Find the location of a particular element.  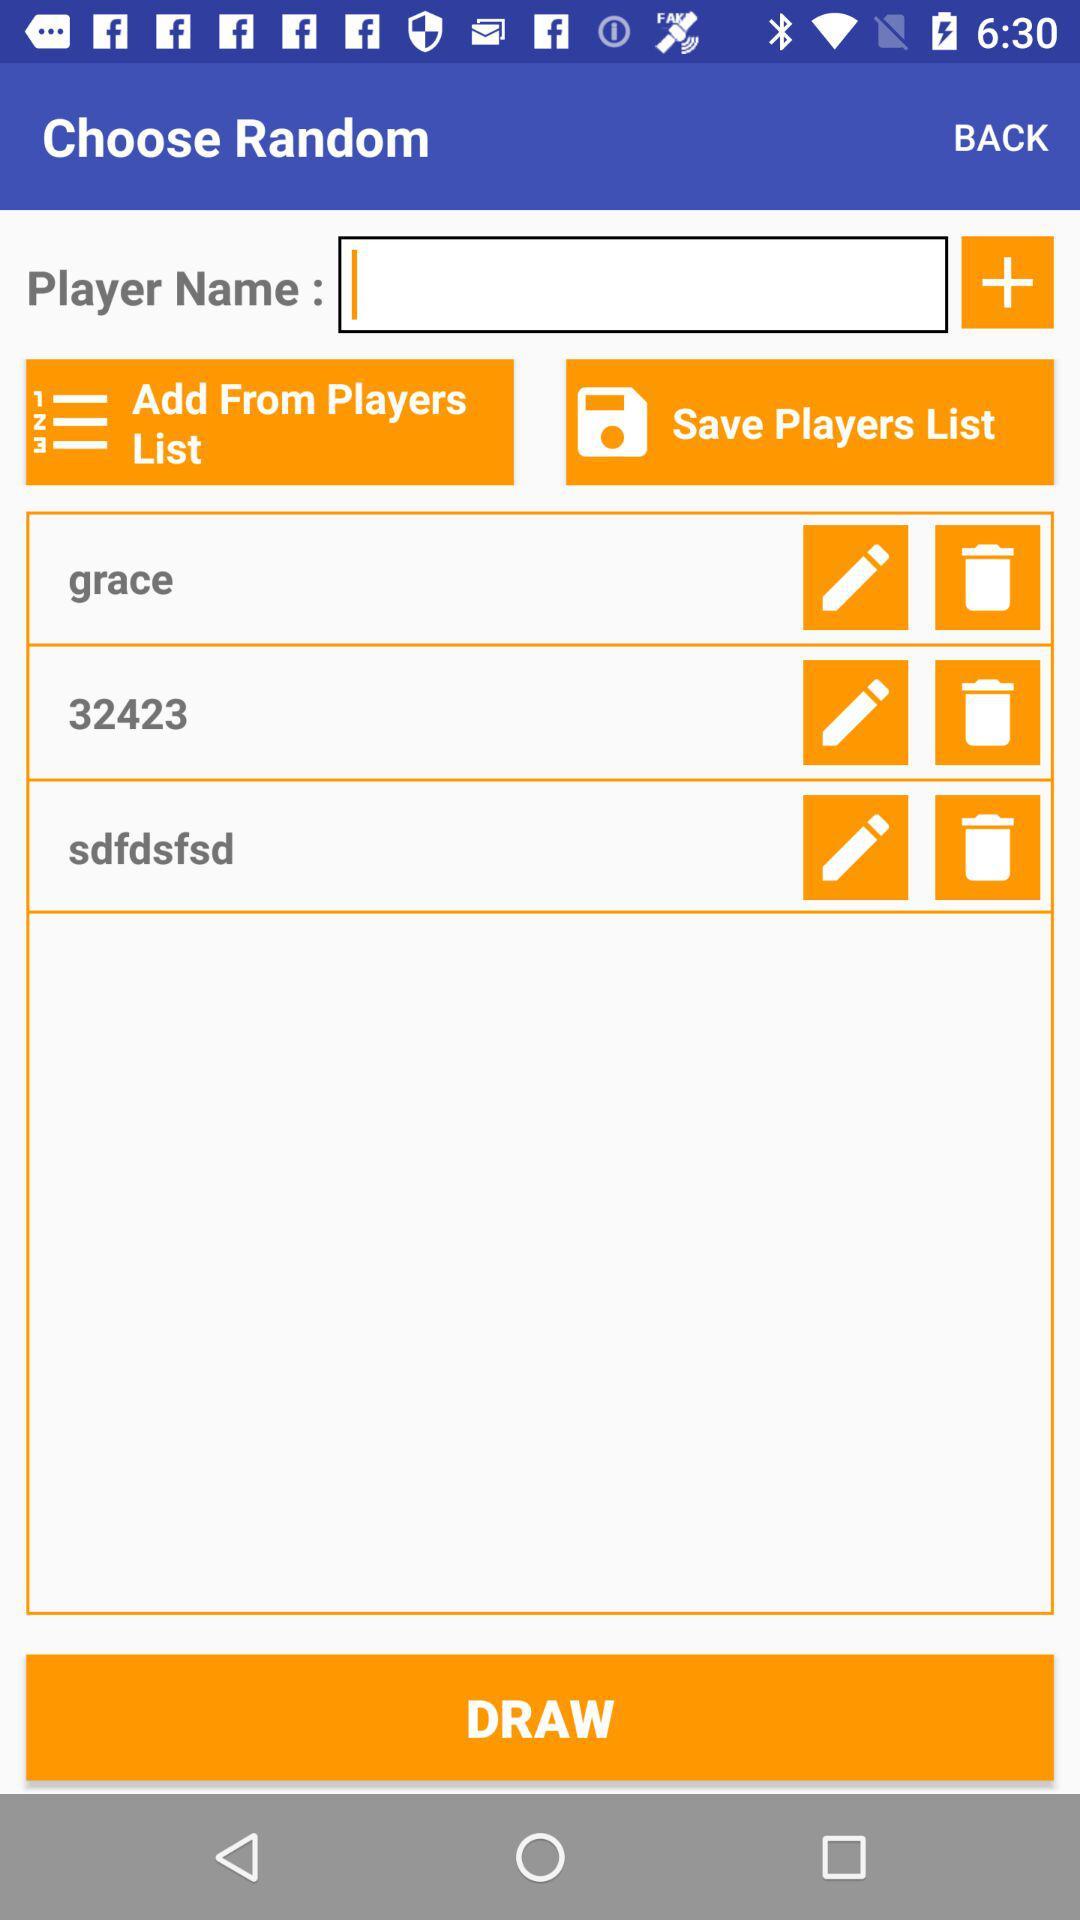

edit it is located at coordinates (855, 712).